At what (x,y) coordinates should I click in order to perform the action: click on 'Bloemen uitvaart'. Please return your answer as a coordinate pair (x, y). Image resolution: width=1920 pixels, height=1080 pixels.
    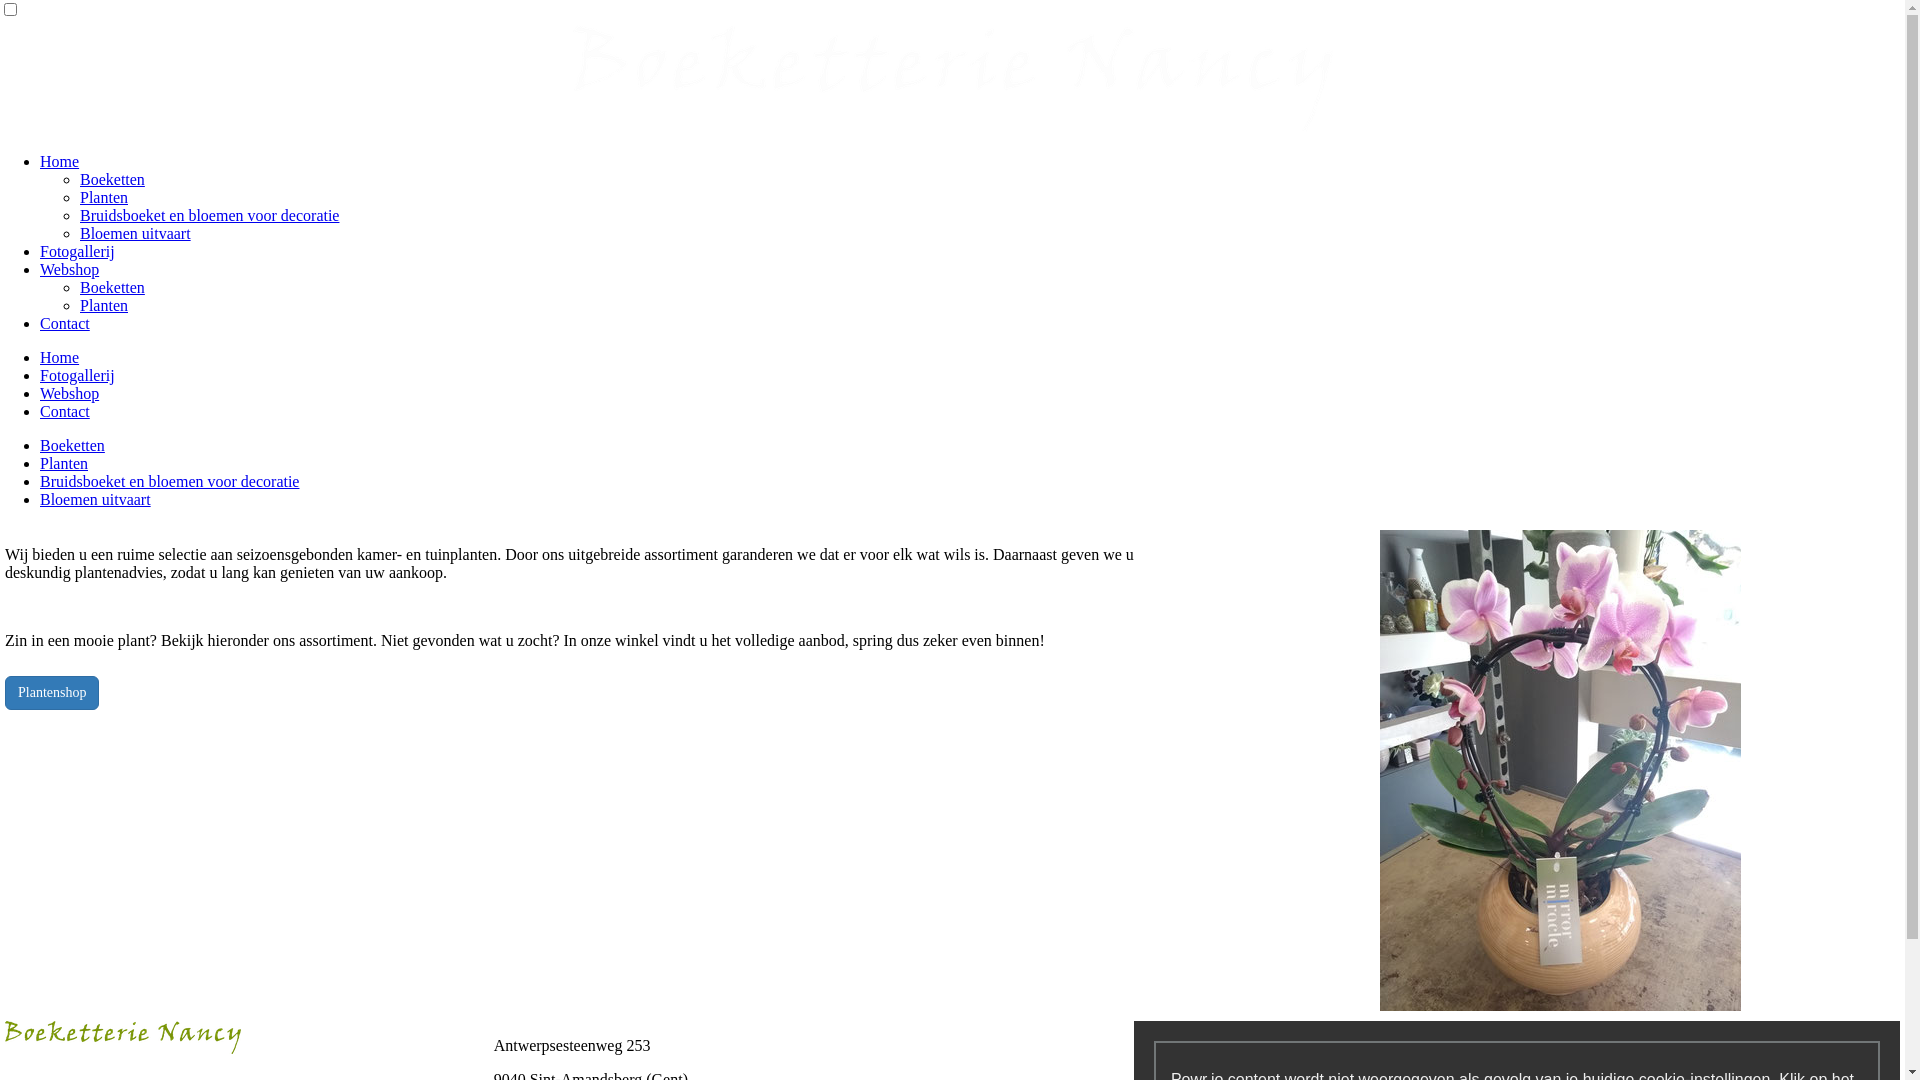
    Looking at the image, I should click on (134, 232).